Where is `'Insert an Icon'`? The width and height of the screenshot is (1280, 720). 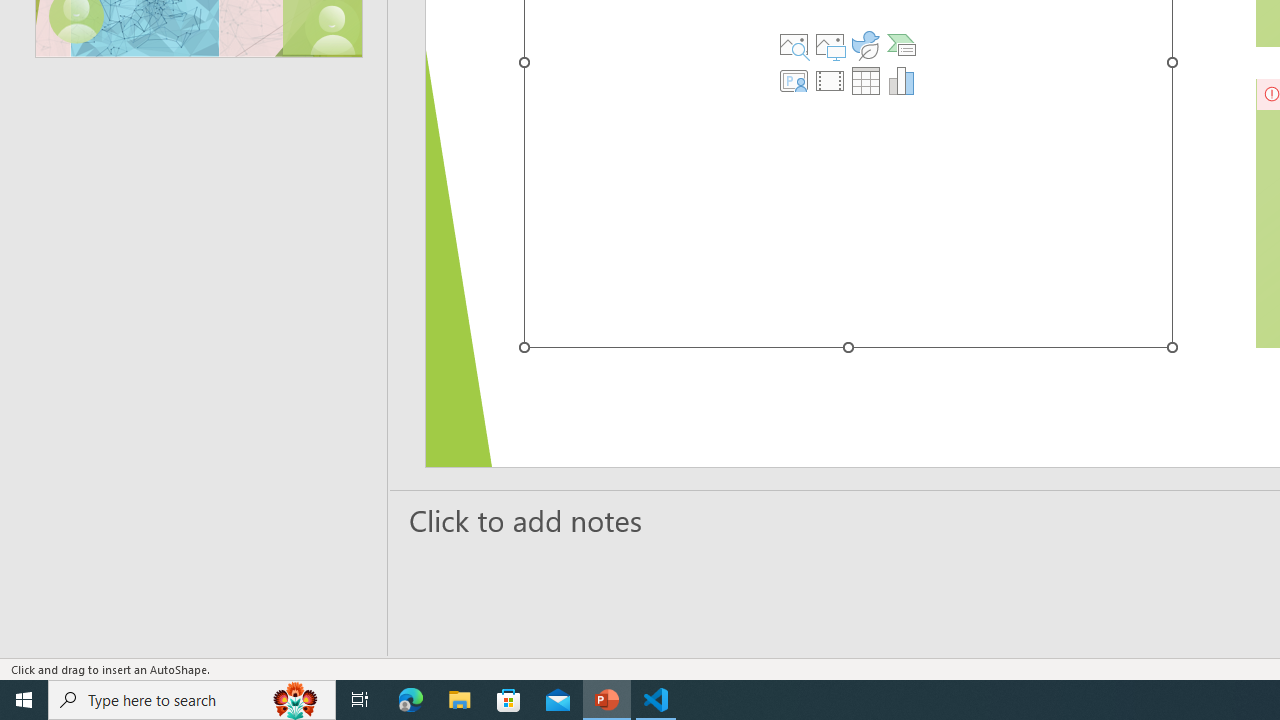
'Insert an Icon' is located at coordinates (865, 45).